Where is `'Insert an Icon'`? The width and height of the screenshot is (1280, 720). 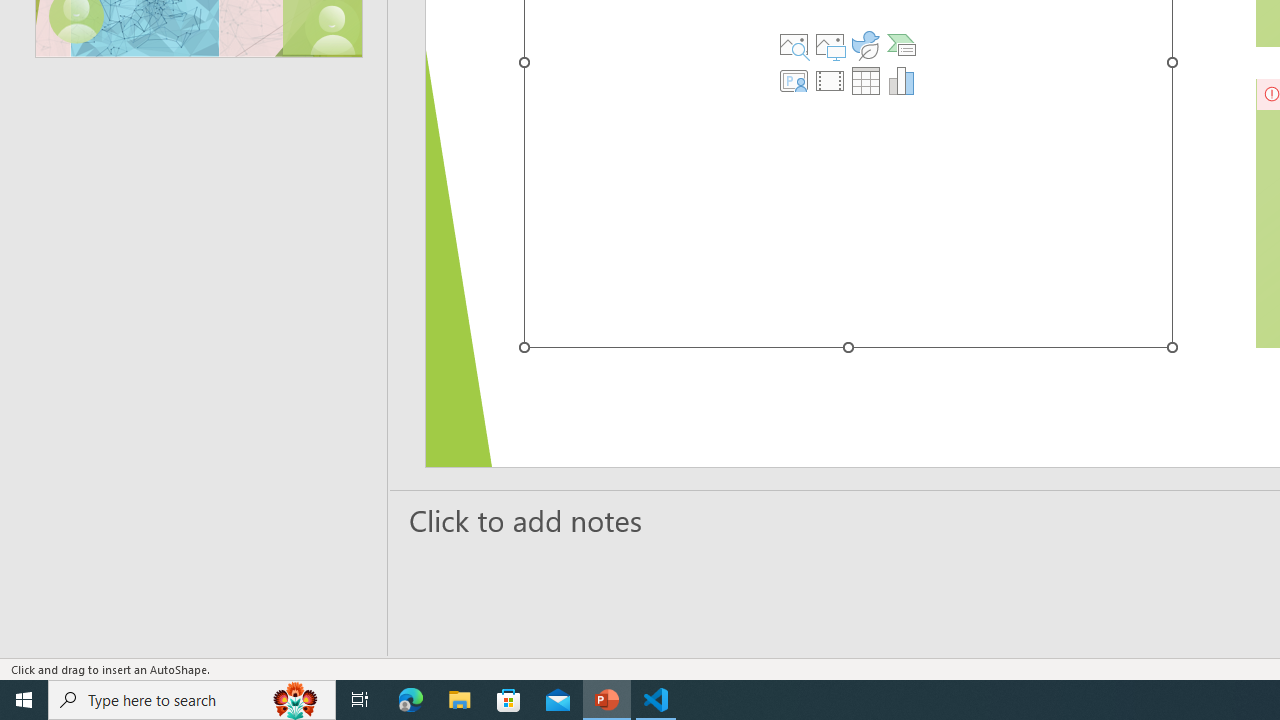
'Insert an Icon' is located at coordinates (865, 45).